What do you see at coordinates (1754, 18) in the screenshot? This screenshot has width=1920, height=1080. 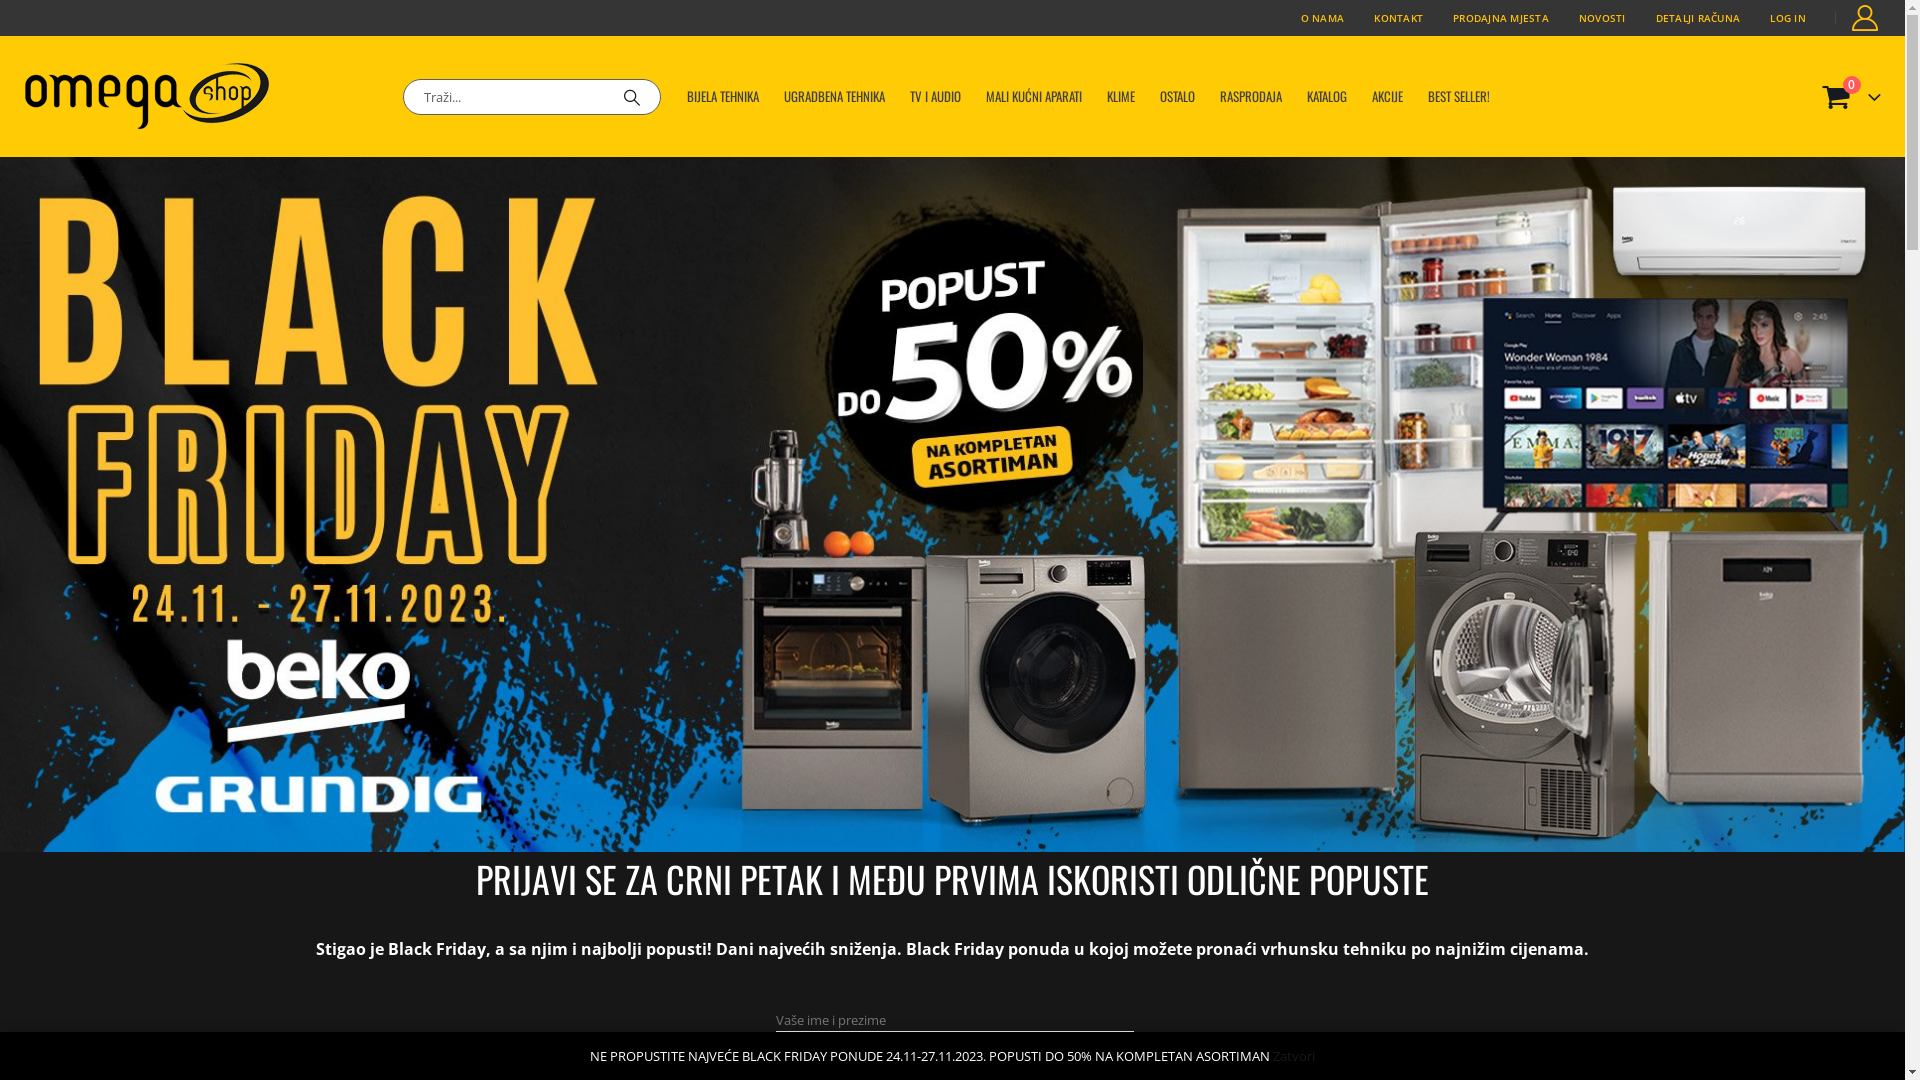 I see `'LOG IN'` at bounding box center [1754, 18].